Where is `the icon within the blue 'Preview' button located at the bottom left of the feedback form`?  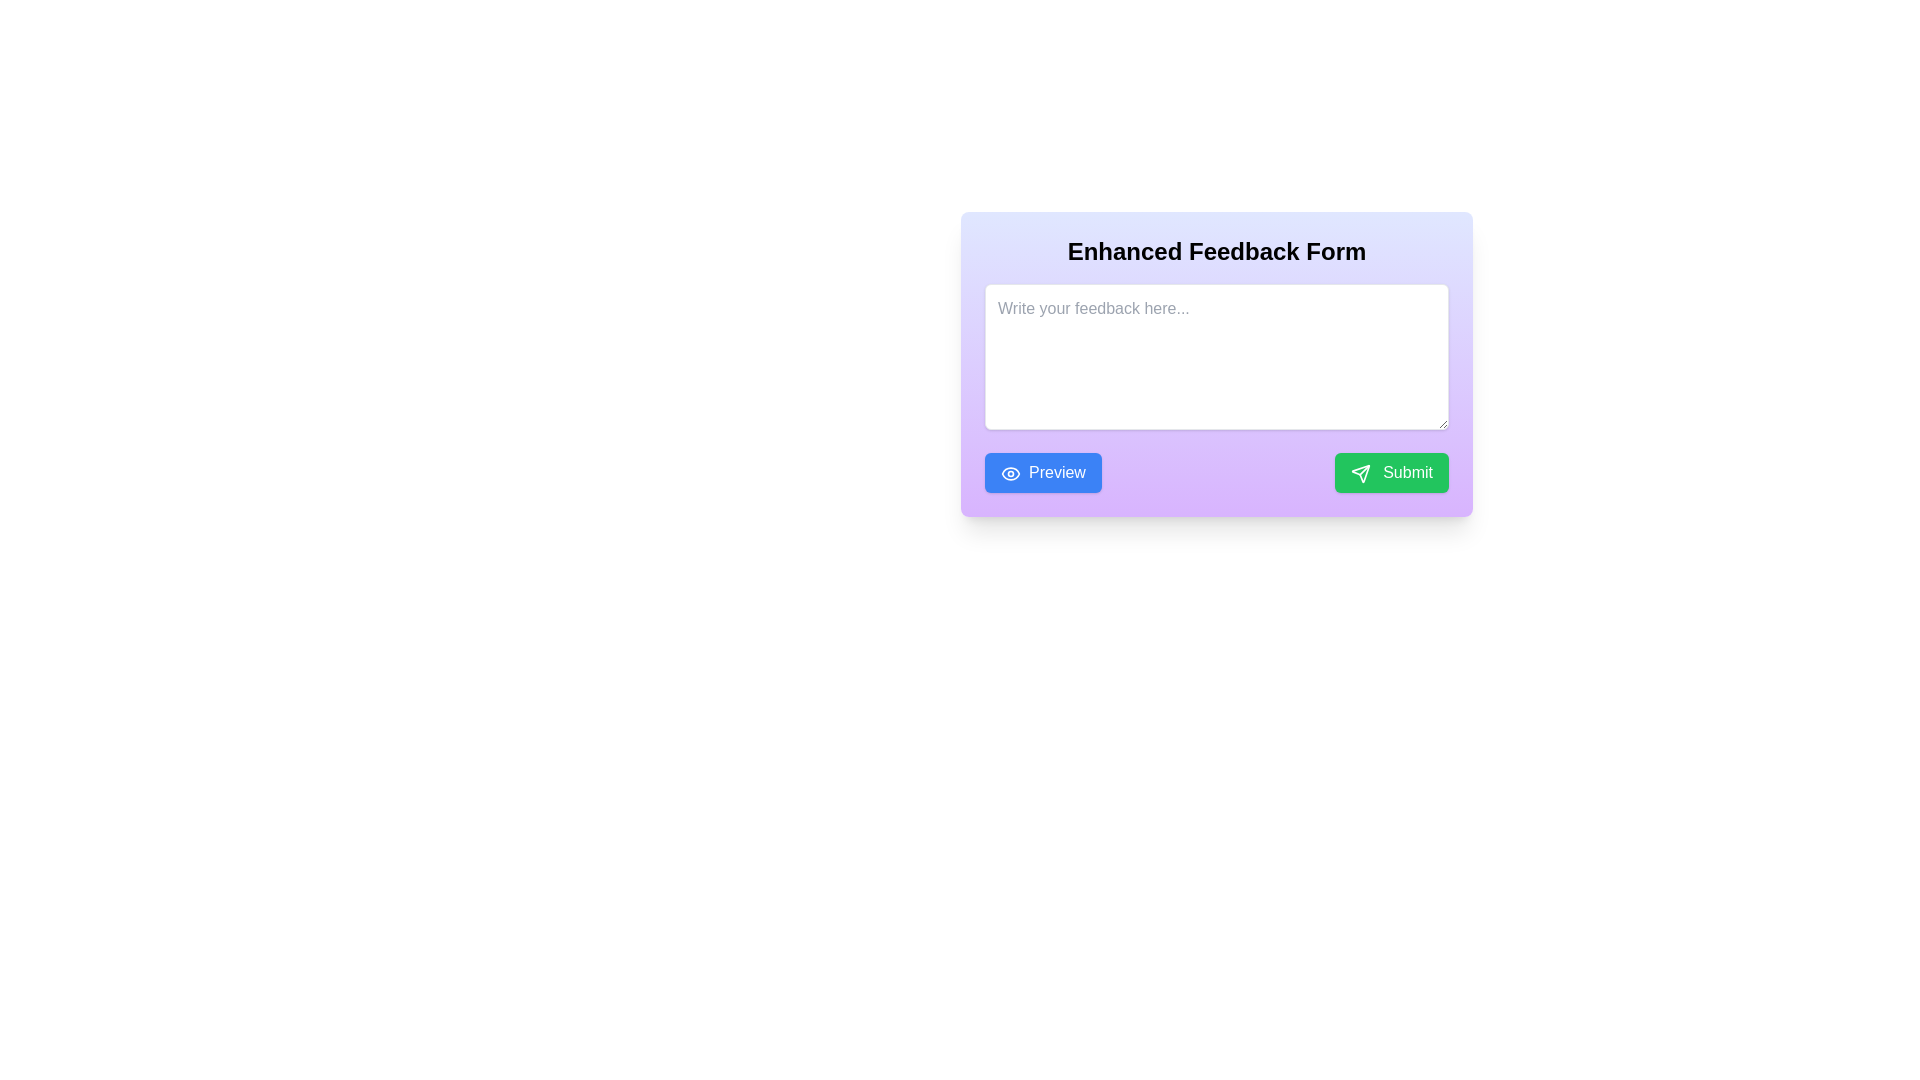 the icon within the blue 'Preview' button located at the bottom left of the feedback form is located at coordinates (1011, 473).